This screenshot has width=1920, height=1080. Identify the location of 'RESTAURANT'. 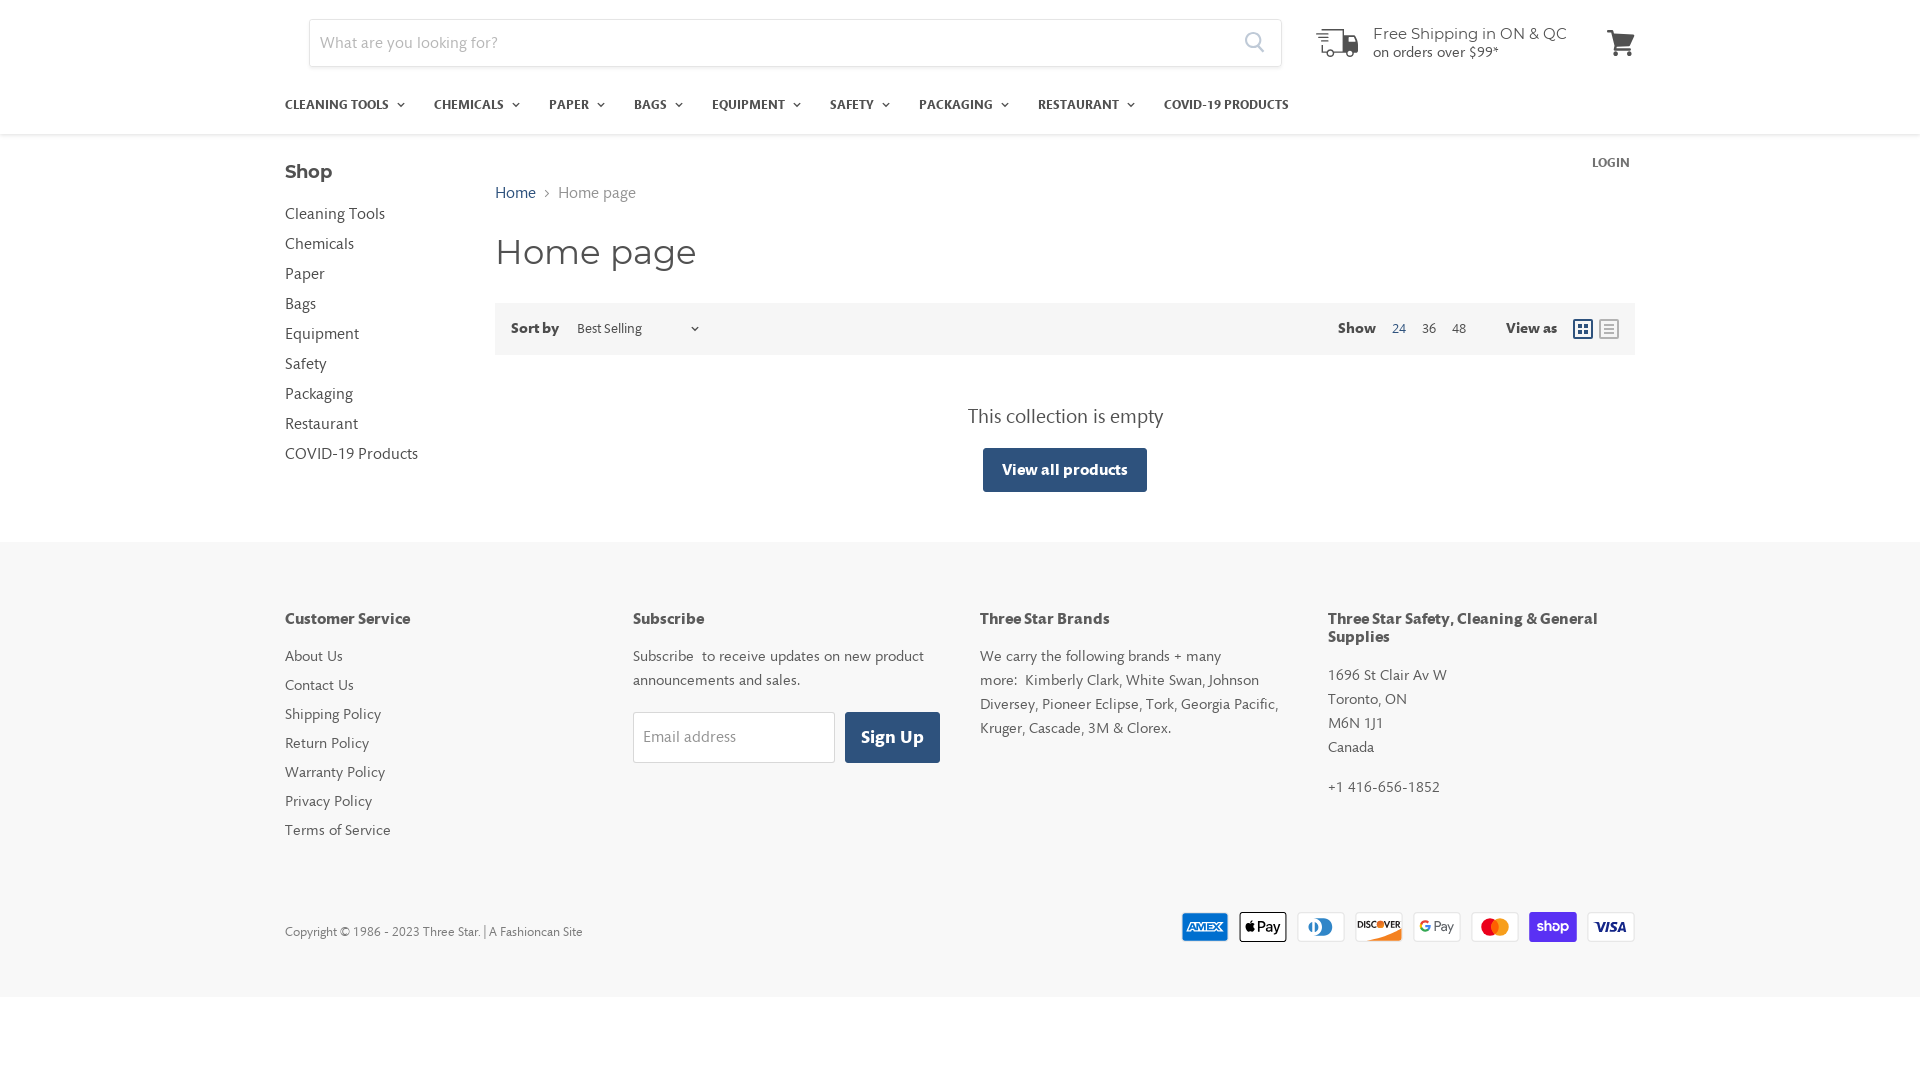
(1083, 104).